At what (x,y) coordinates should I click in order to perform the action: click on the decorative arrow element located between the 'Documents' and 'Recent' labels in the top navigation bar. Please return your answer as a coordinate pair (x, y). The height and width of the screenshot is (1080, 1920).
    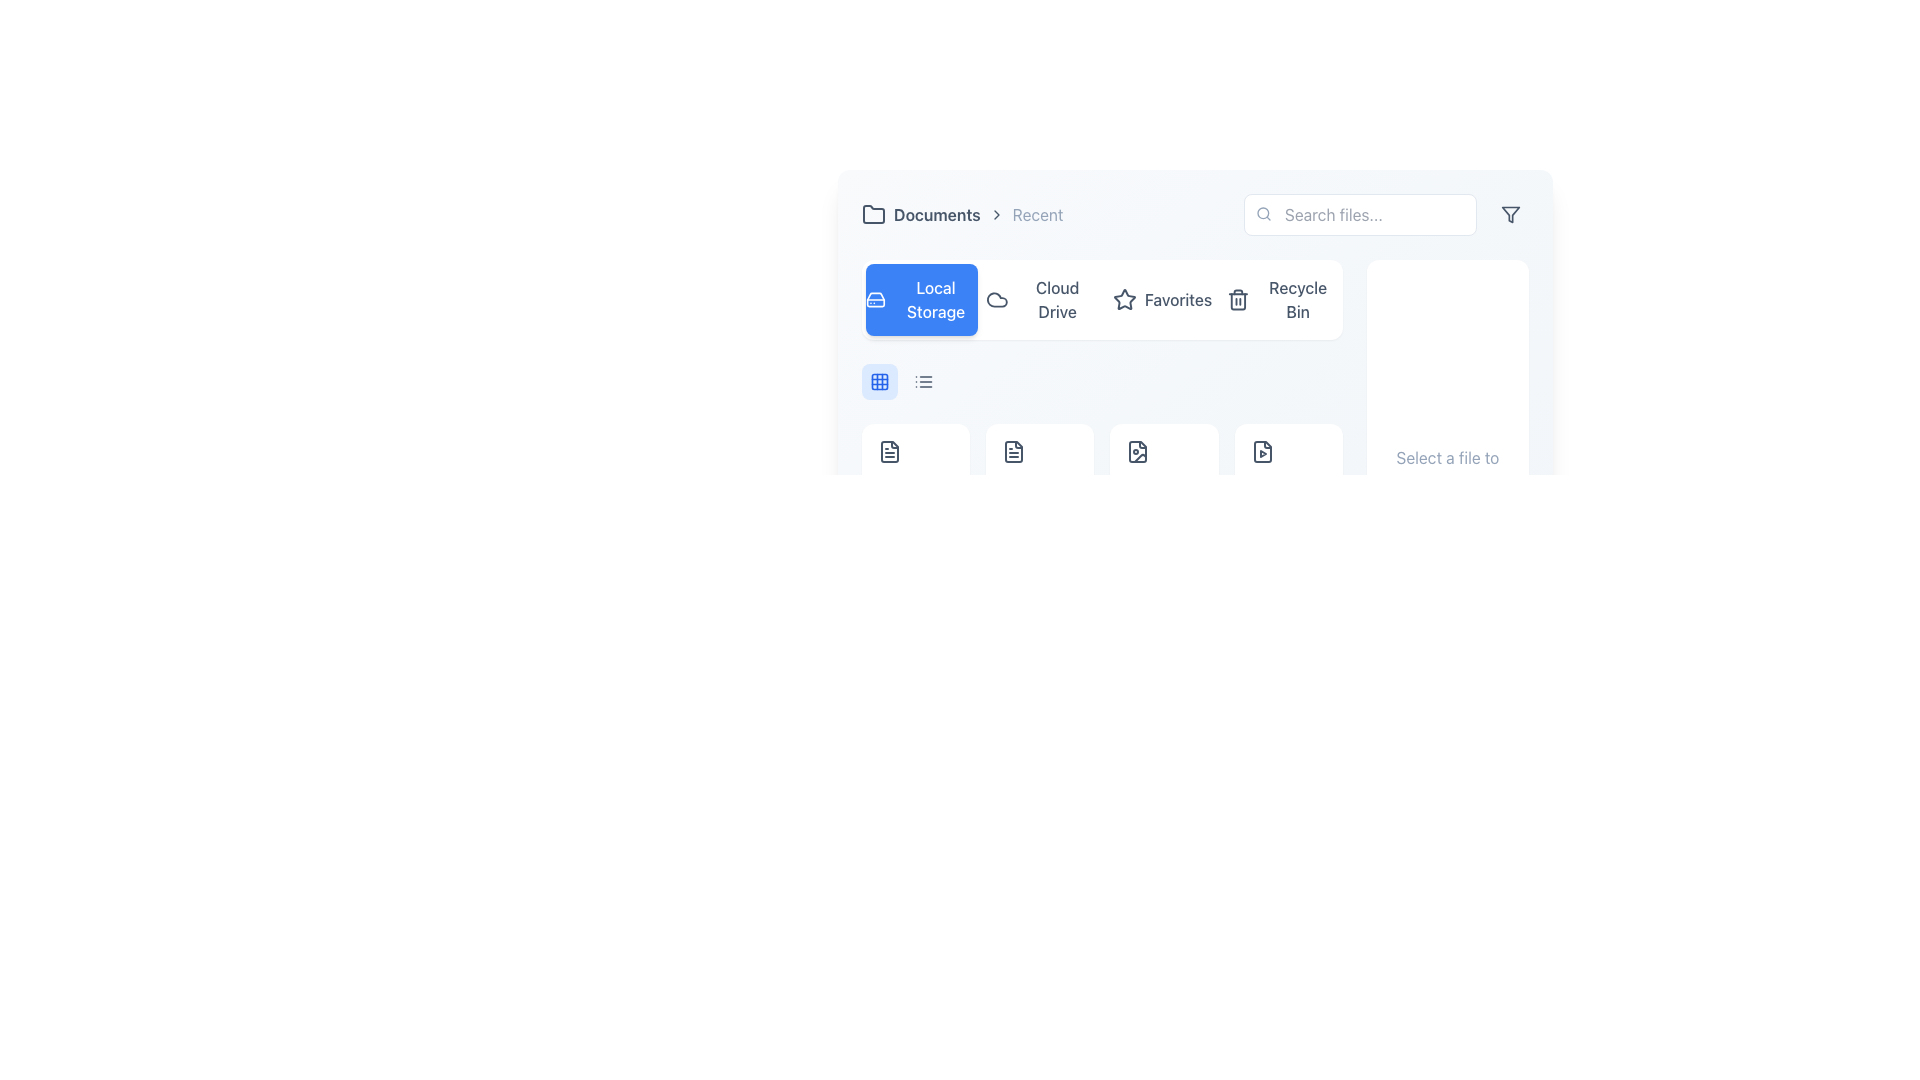
    Looking at the image, I should click on (996, 215).